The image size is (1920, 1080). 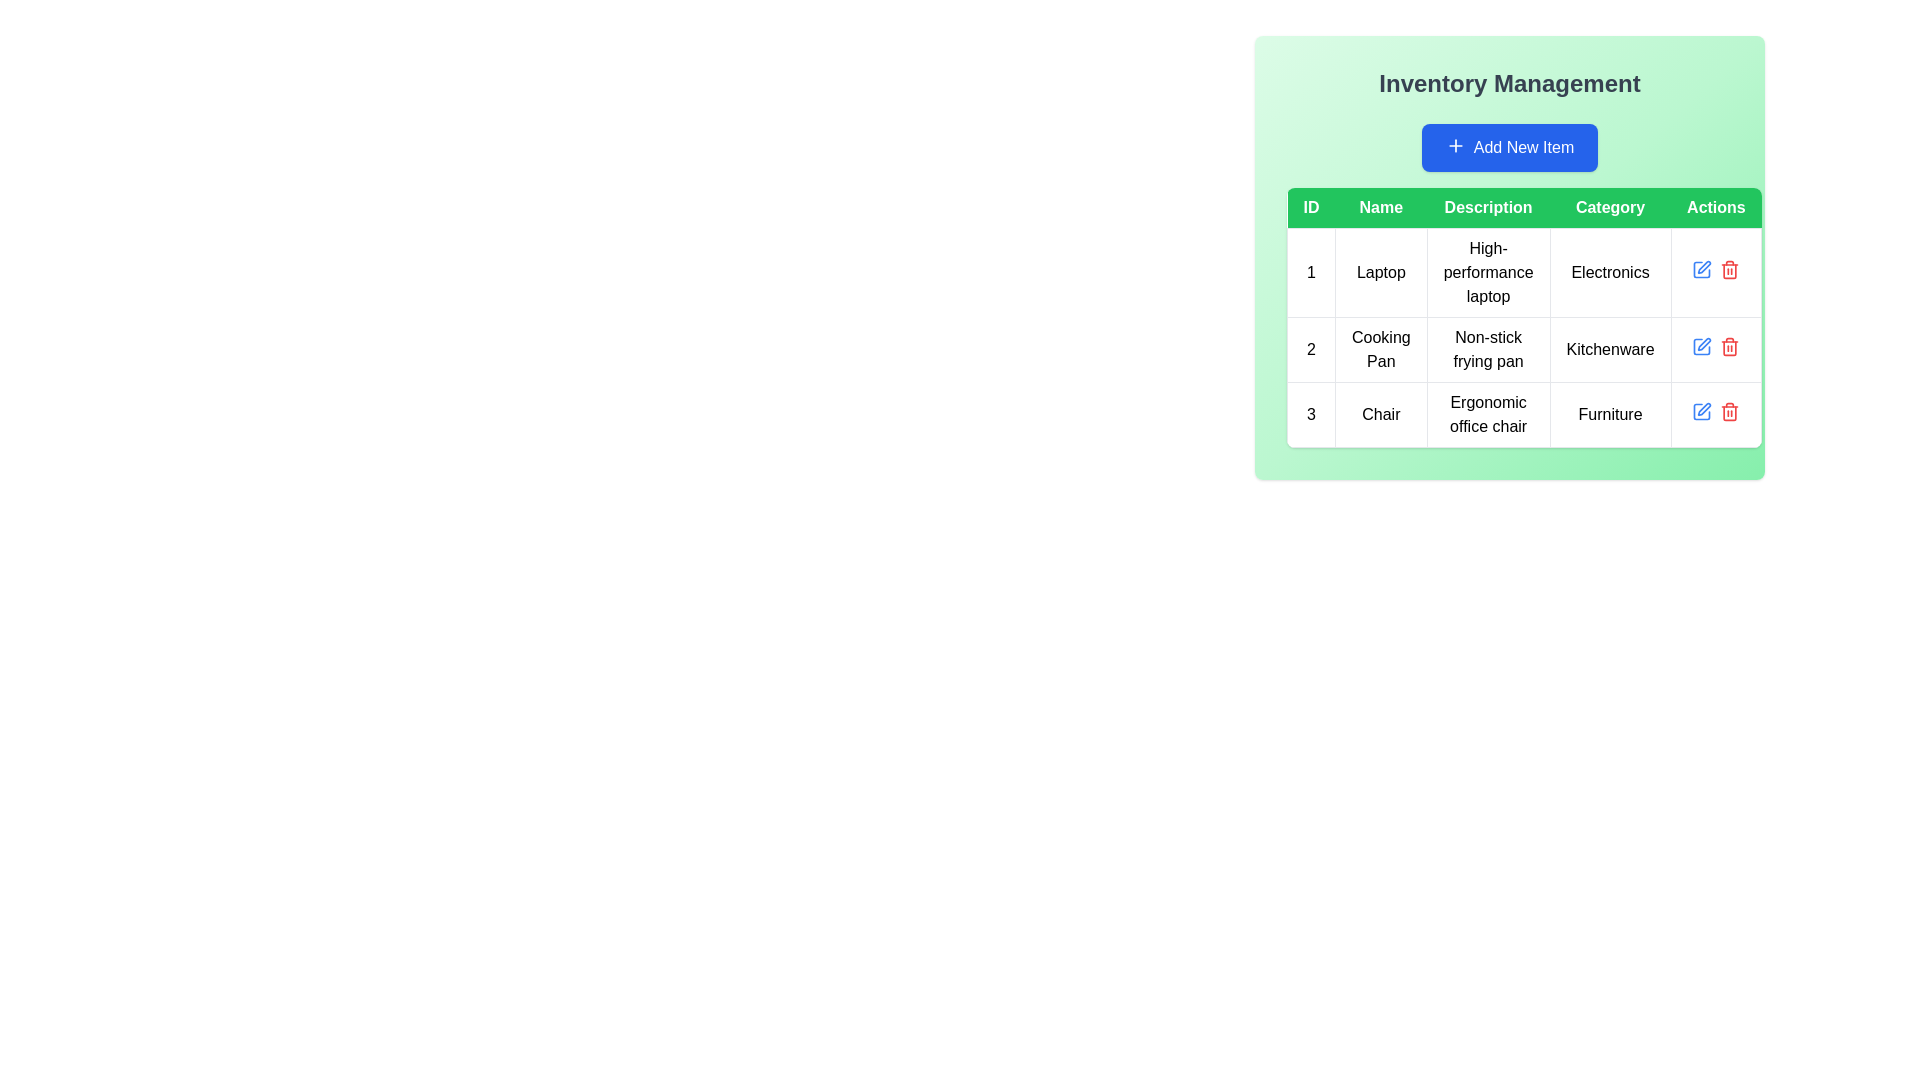 I want to click on the third row of the table under 'Inventory Management' which contains the item 'Chair', so click(x=1522, y=414).